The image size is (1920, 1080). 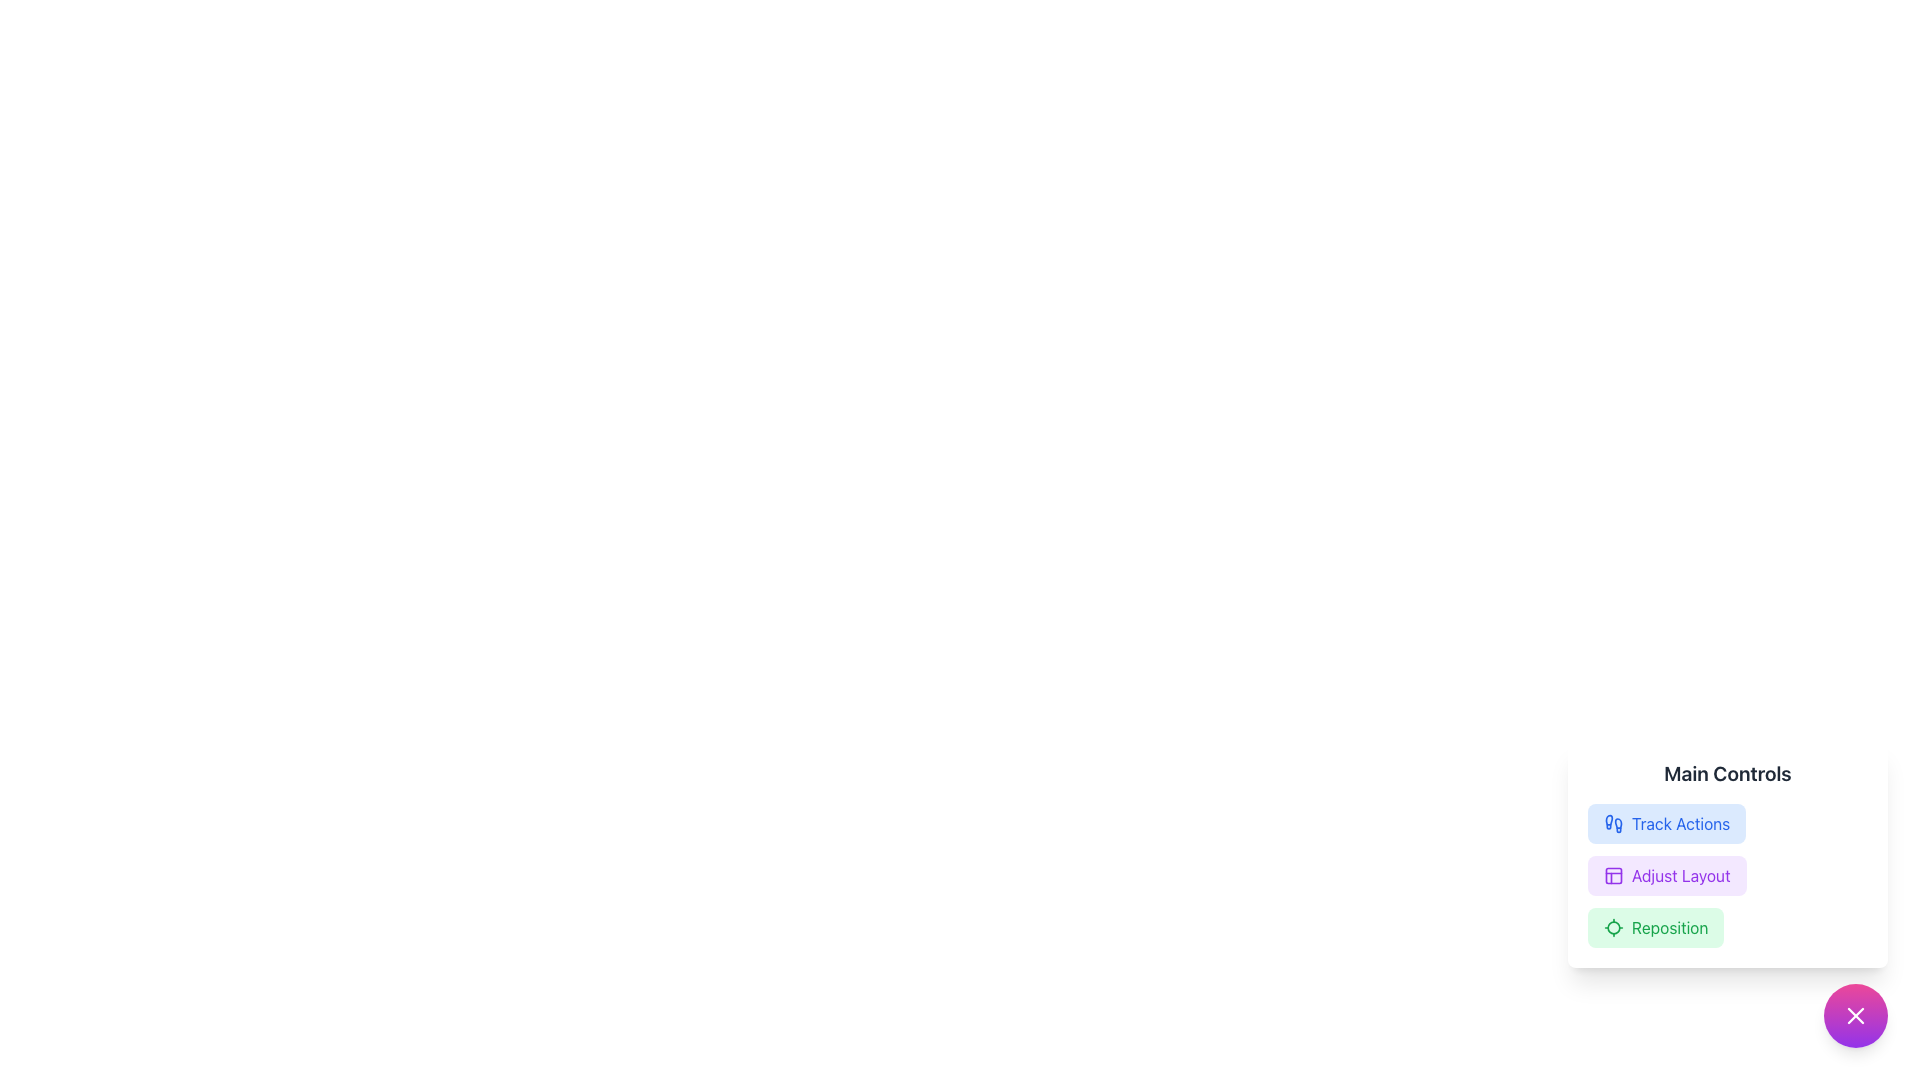 I want to click on the blue outlined footprints icon located to the left of the 'Track Actions' text within the rounded rectangular button in the 'Main Controls' panel, so click(x=1613, y=824).